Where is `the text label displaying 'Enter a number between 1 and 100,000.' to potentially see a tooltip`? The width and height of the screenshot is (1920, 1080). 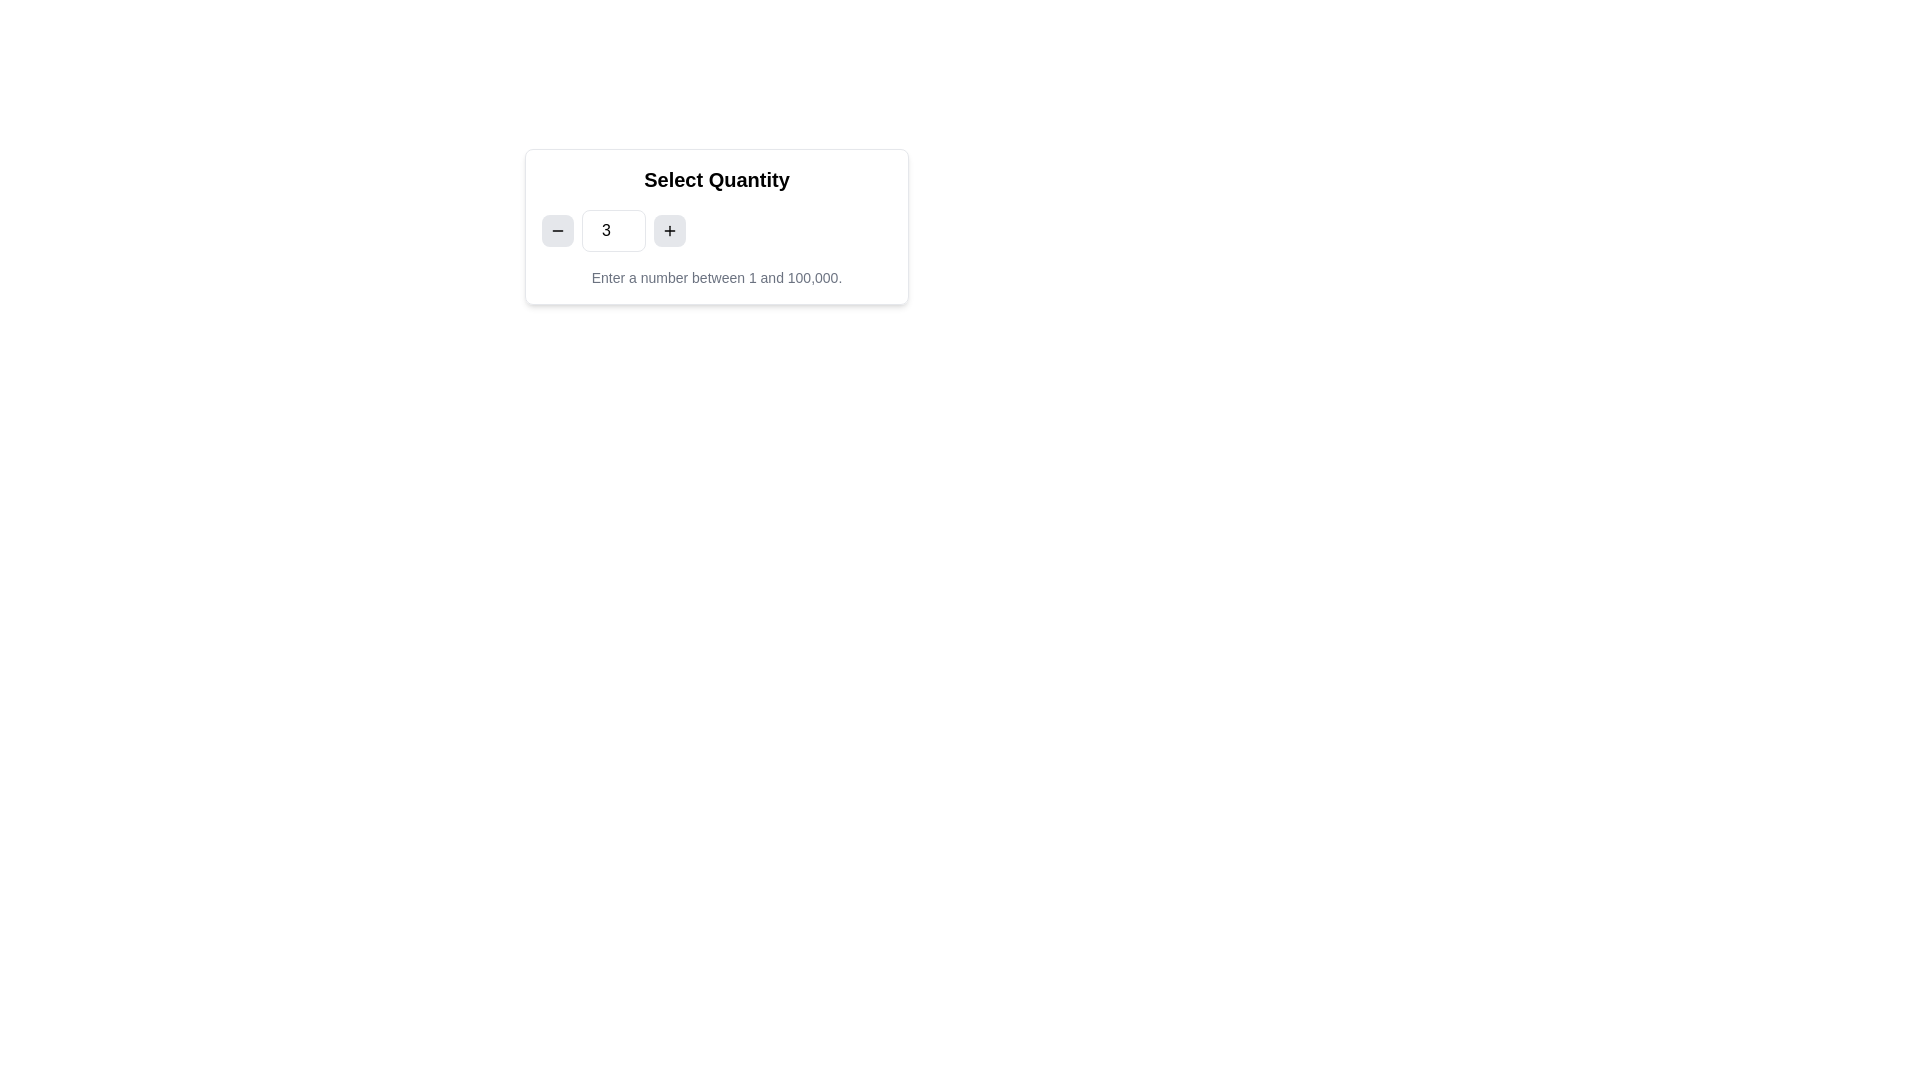
the text label displaying 'Enter a number between 1 and 100,000.' to potentially see a tooltip is located at coordinates (716, 277).